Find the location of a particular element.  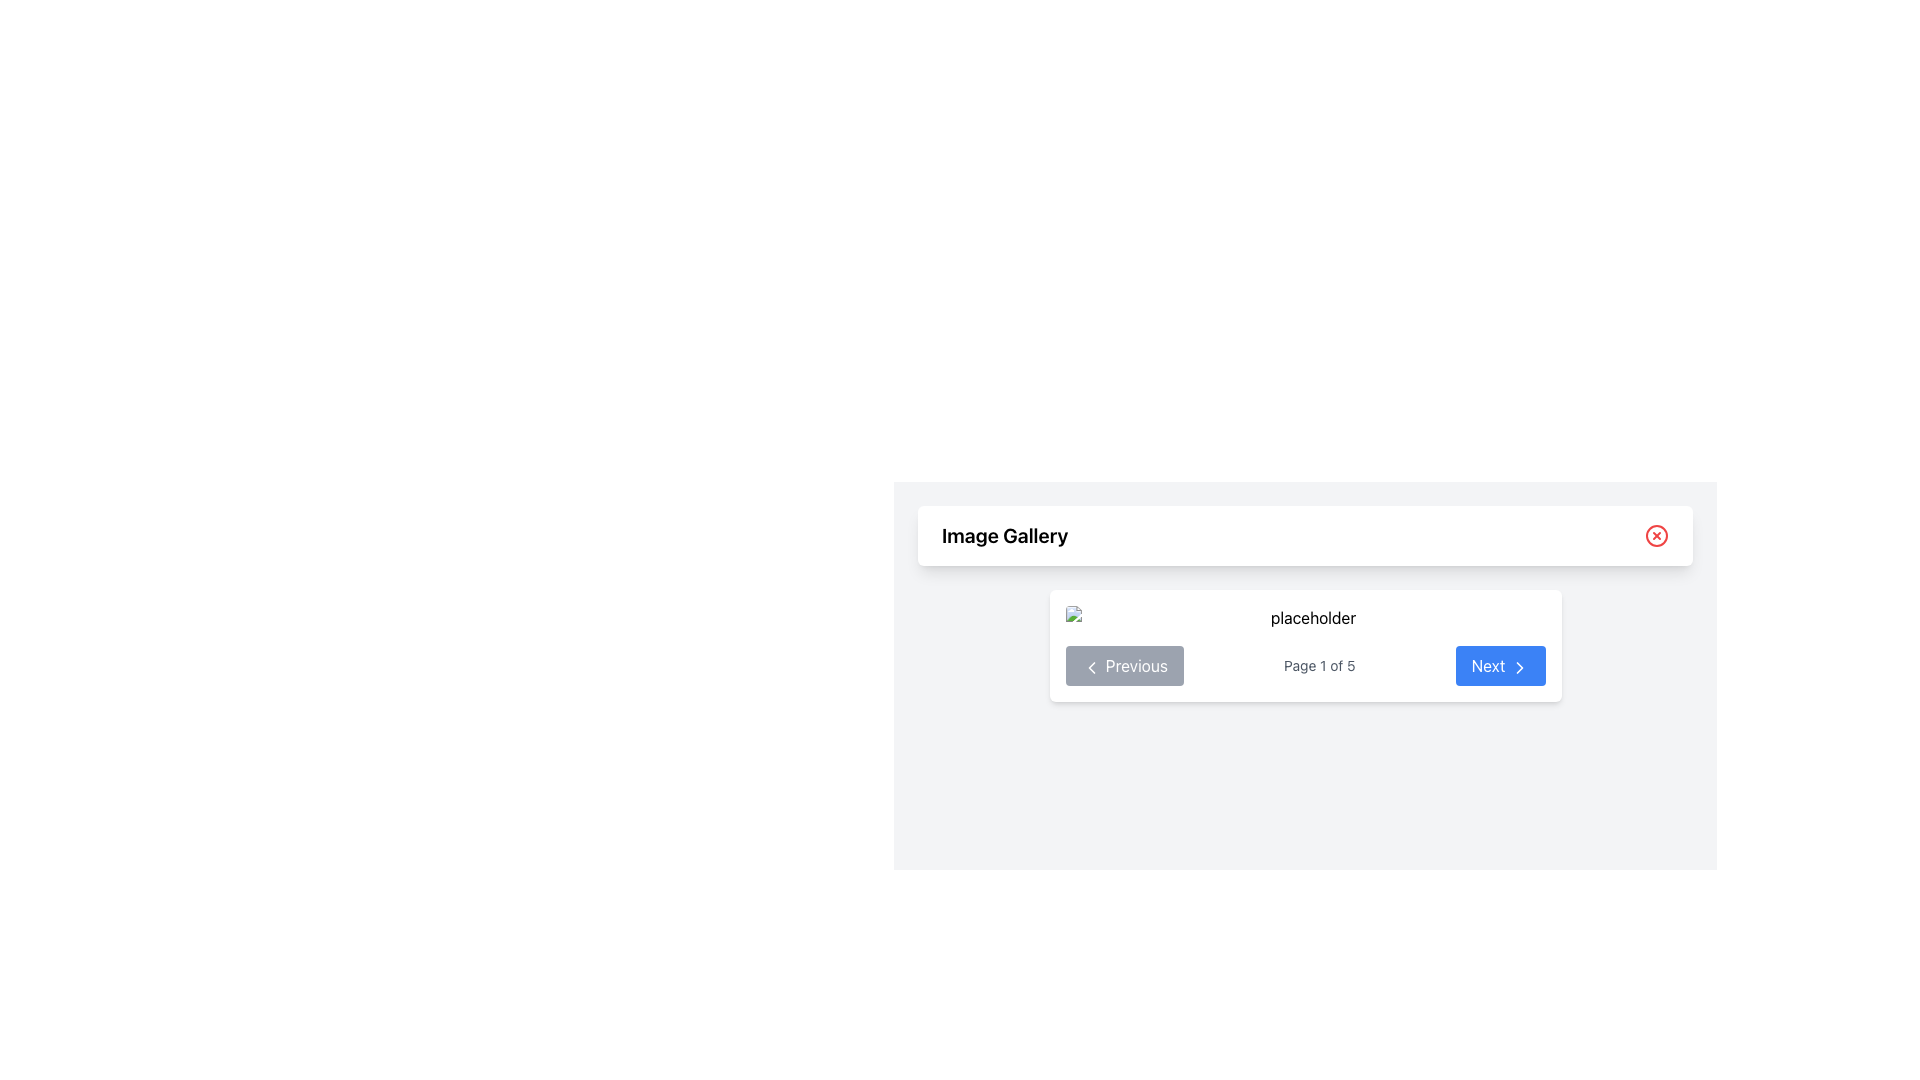

the 'Next' button, which has a blue background, white text, and a rightward arrow icon, to proceed to the next page is located at coordinates (1499, 666).